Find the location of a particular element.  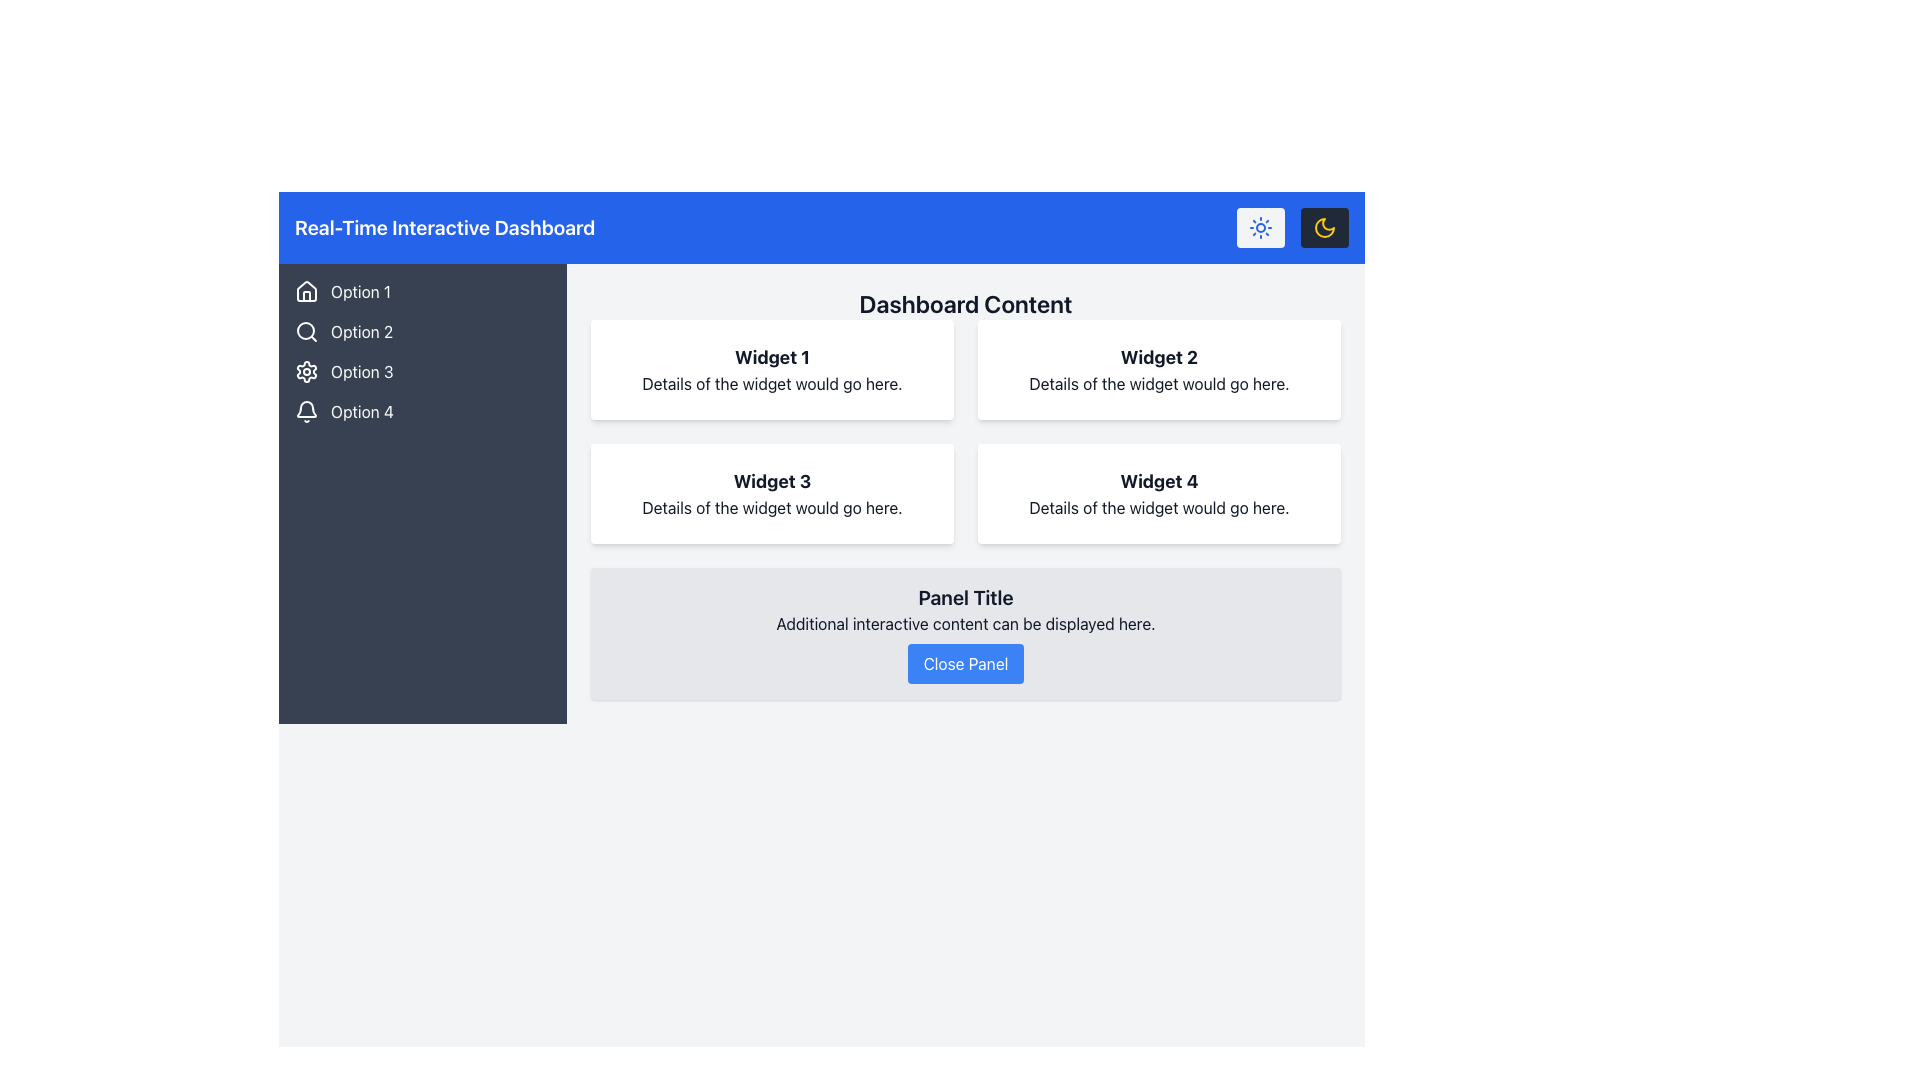

the first vector graphic icon in the vertical navigation sidebar, which serves as a navigation link to the 'Home' or main dashboard section of the application is located at coordinates (306, 290).